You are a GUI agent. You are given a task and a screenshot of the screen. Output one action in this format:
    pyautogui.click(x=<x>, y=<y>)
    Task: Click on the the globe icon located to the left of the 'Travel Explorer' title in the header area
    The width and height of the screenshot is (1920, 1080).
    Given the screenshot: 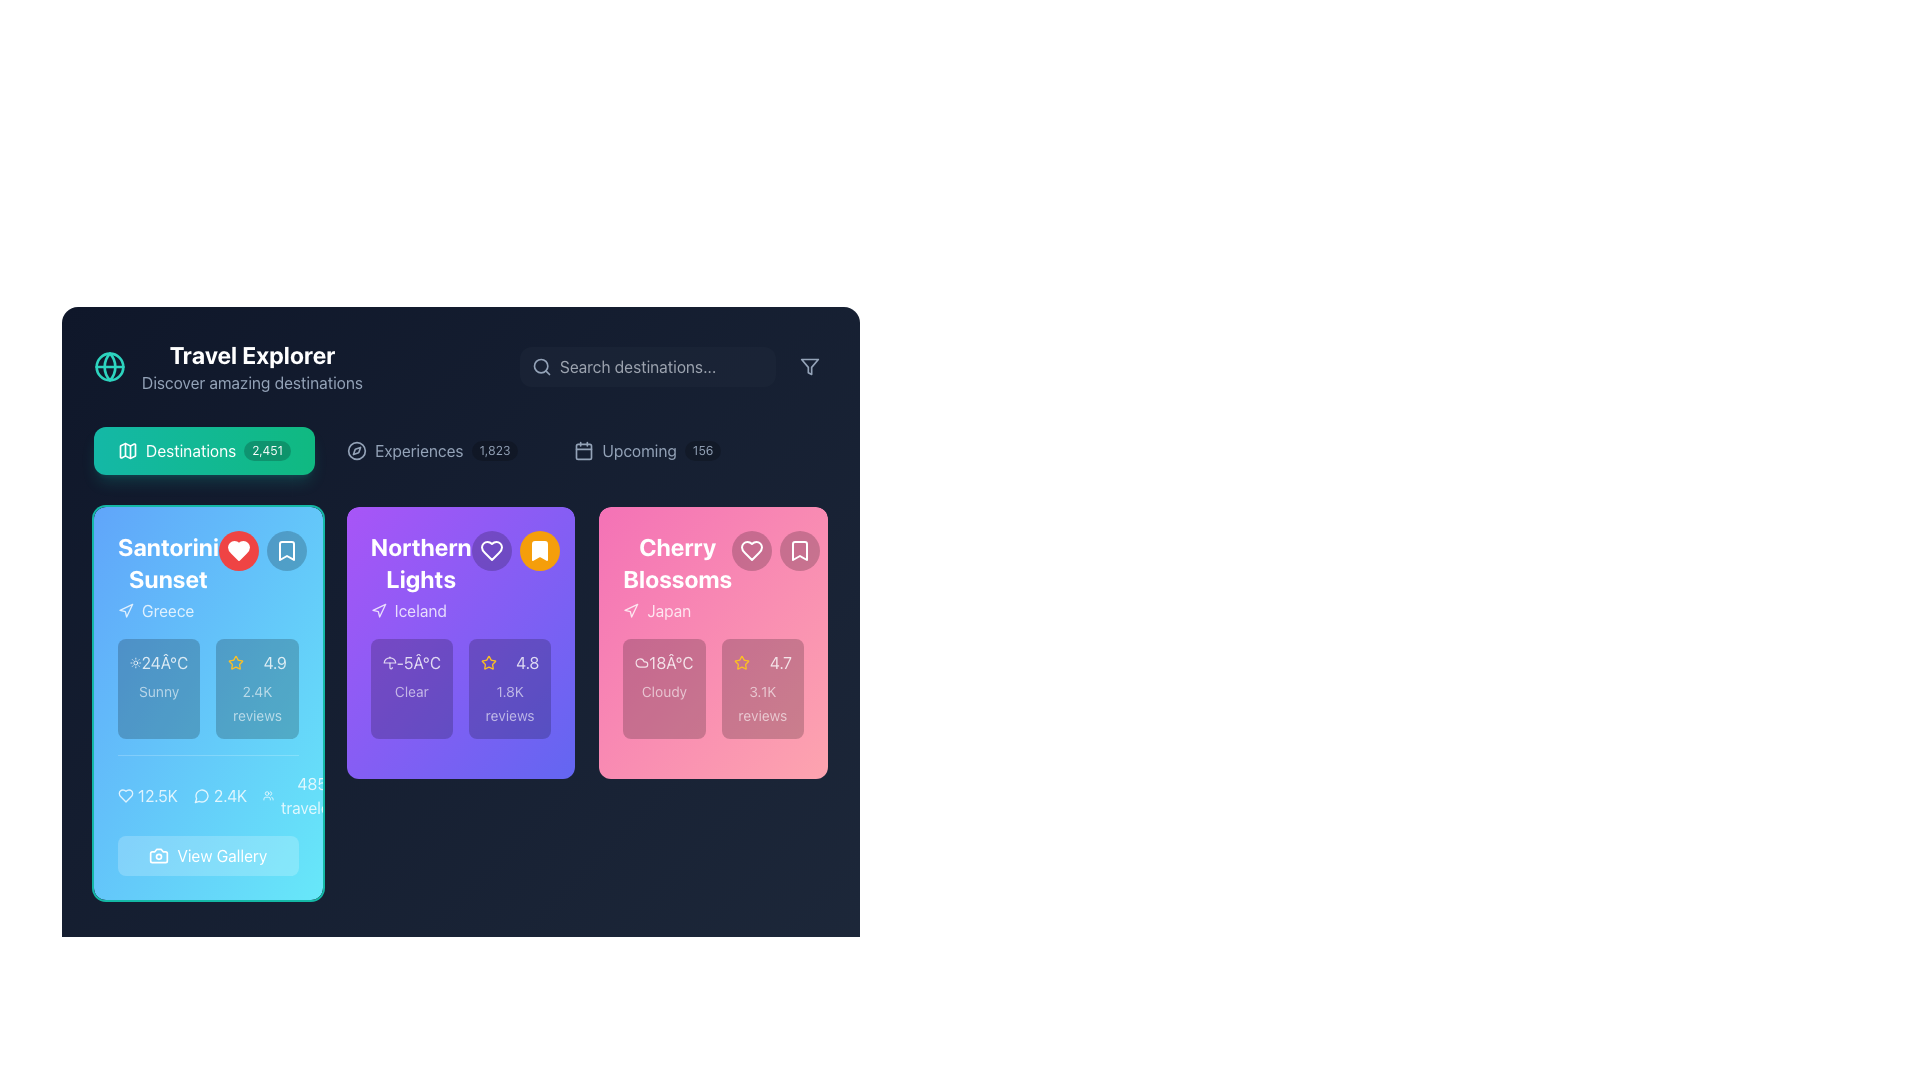 What is the action you would take?
    pyautogui.click(x=109, y=366)
    